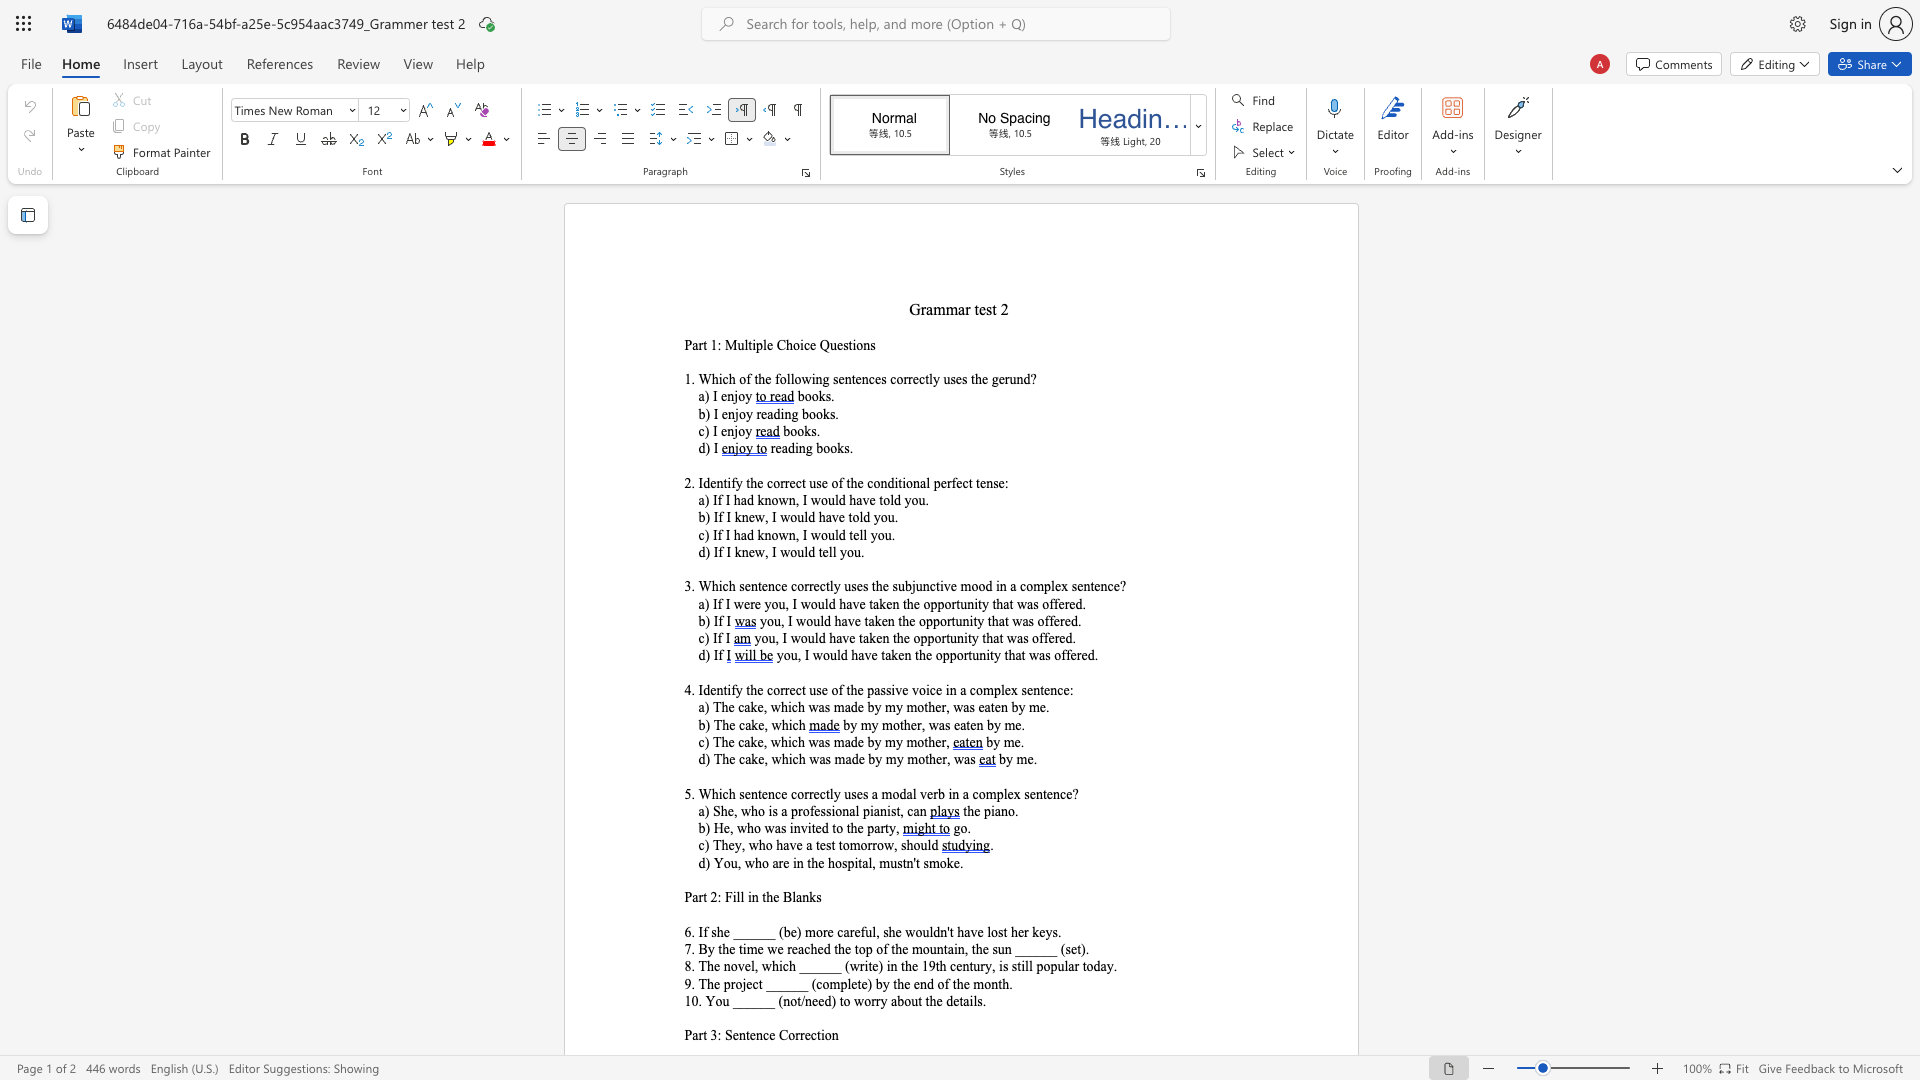 The image size is (1920, 1080). Describe the element at coordinates (1044, 932) in the screenshot. I see `the subset text "ys" within the text "have lost her keys."` at that location.